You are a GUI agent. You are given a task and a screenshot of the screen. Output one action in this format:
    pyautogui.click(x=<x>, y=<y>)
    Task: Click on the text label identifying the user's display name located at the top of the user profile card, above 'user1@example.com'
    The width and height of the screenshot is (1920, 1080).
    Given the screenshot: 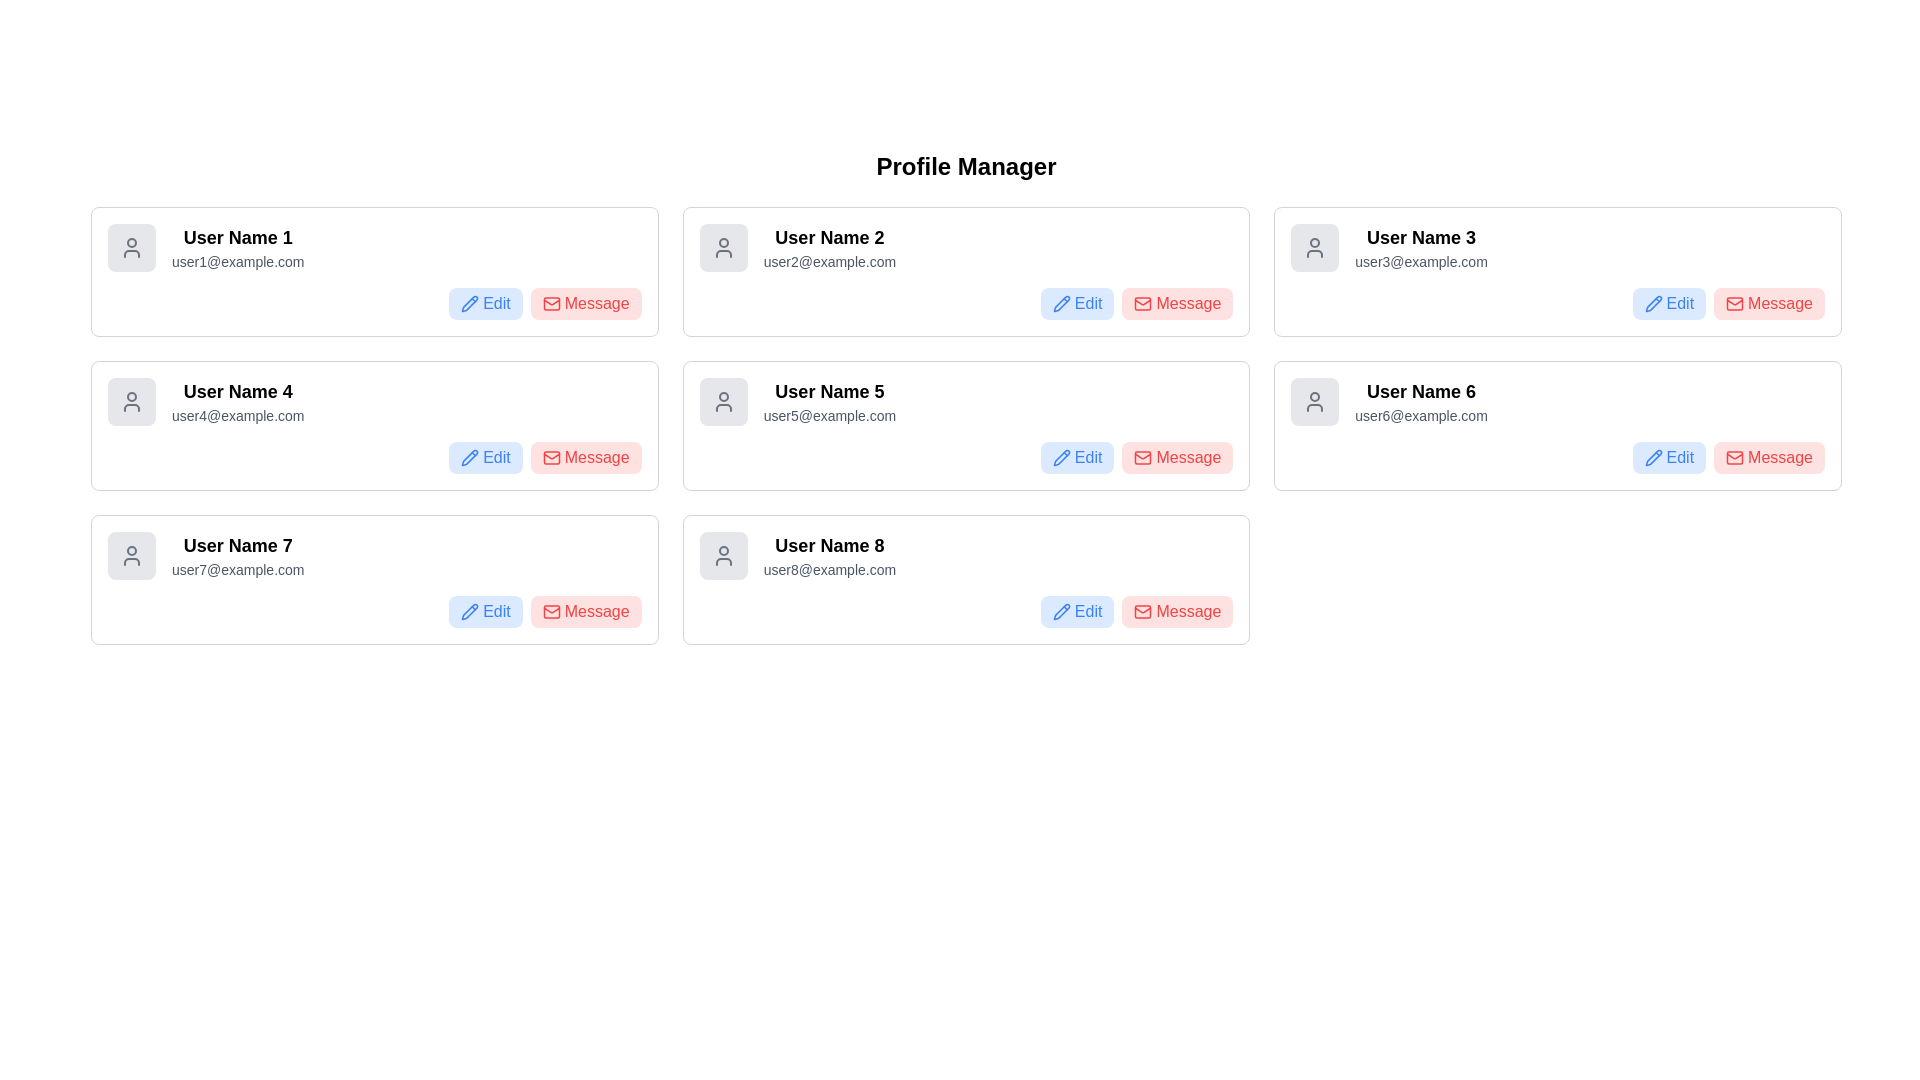 What is the action you would take?
    pyautogui.click(x=238, y=237)
    